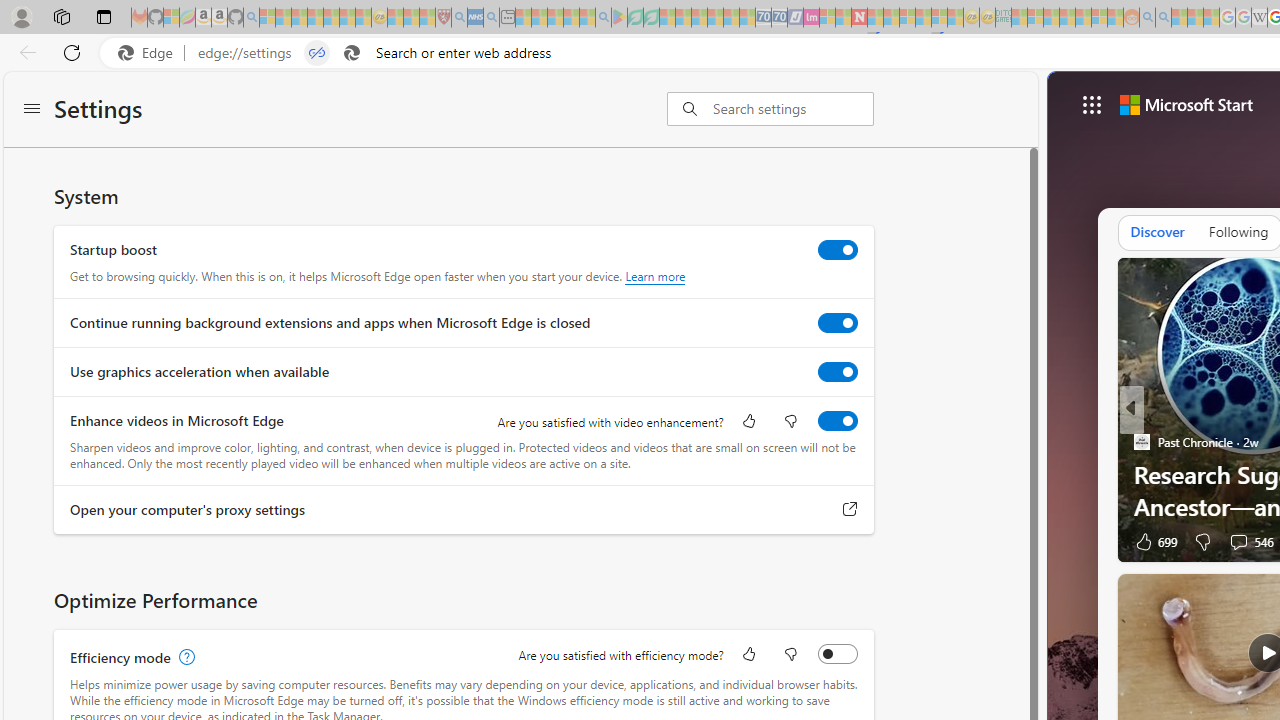 This screenshot has width=1280, height=720. What do you see at coordinates (837, 653) in the screenshot?
I see `'Efficiency mode'` at bounding box center [837, 653].